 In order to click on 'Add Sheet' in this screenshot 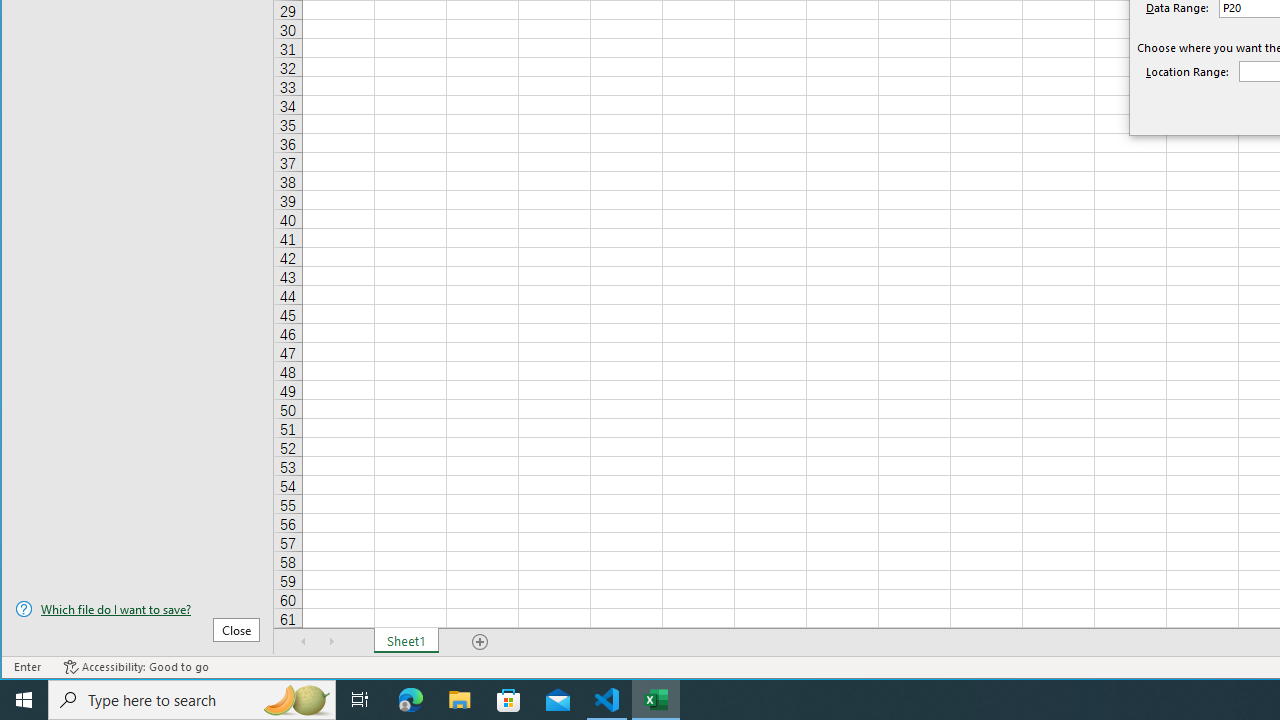, I will do `click(481, 641)`.